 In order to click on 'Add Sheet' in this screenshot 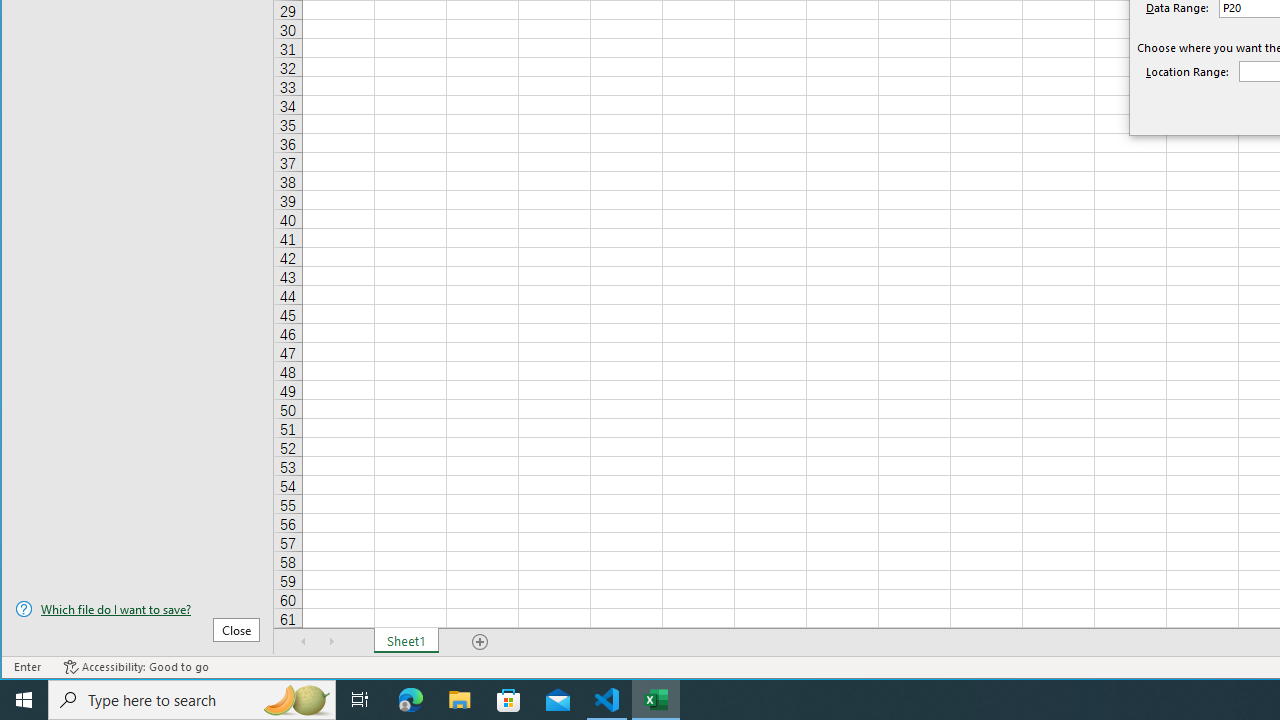, I will do `click(481, 641)`.